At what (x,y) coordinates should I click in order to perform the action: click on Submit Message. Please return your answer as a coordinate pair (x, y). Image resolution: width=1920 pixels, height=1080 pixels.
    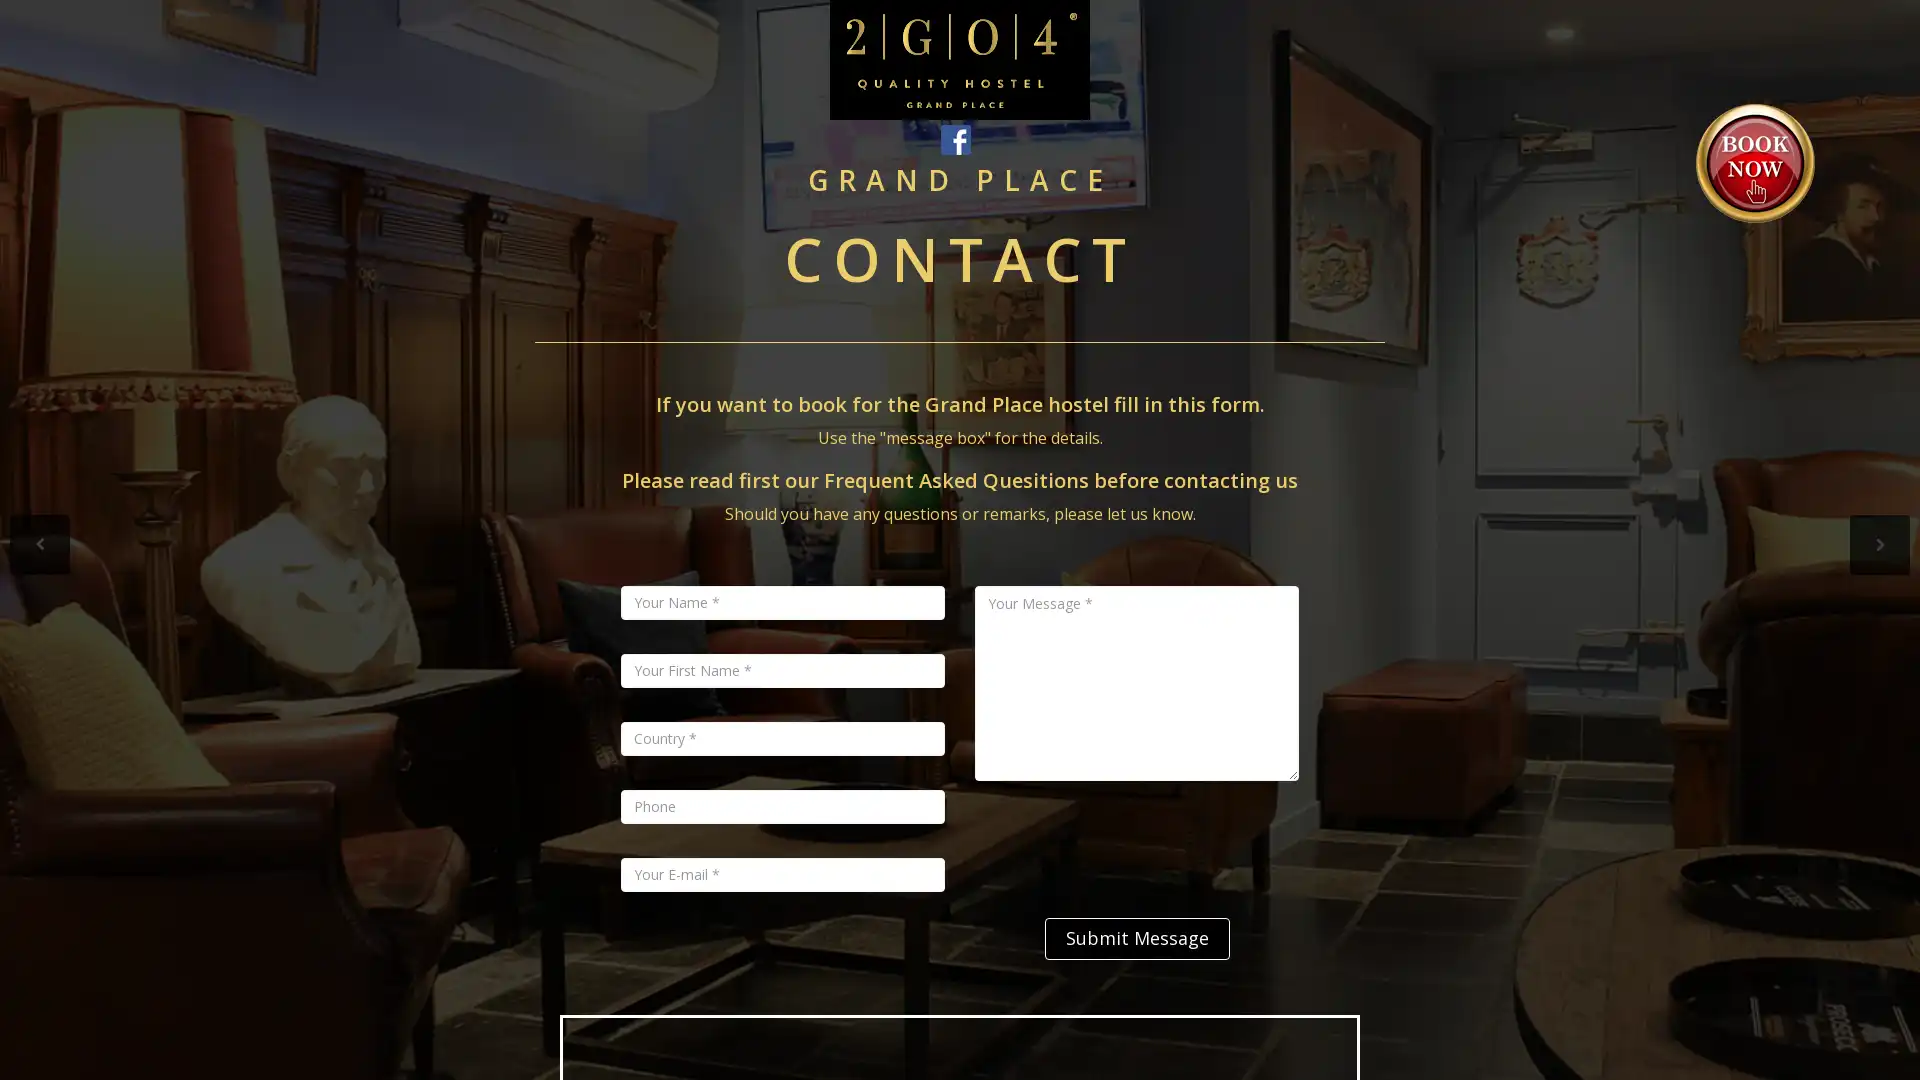
    Looking at the image, I should click on (1136, 937).